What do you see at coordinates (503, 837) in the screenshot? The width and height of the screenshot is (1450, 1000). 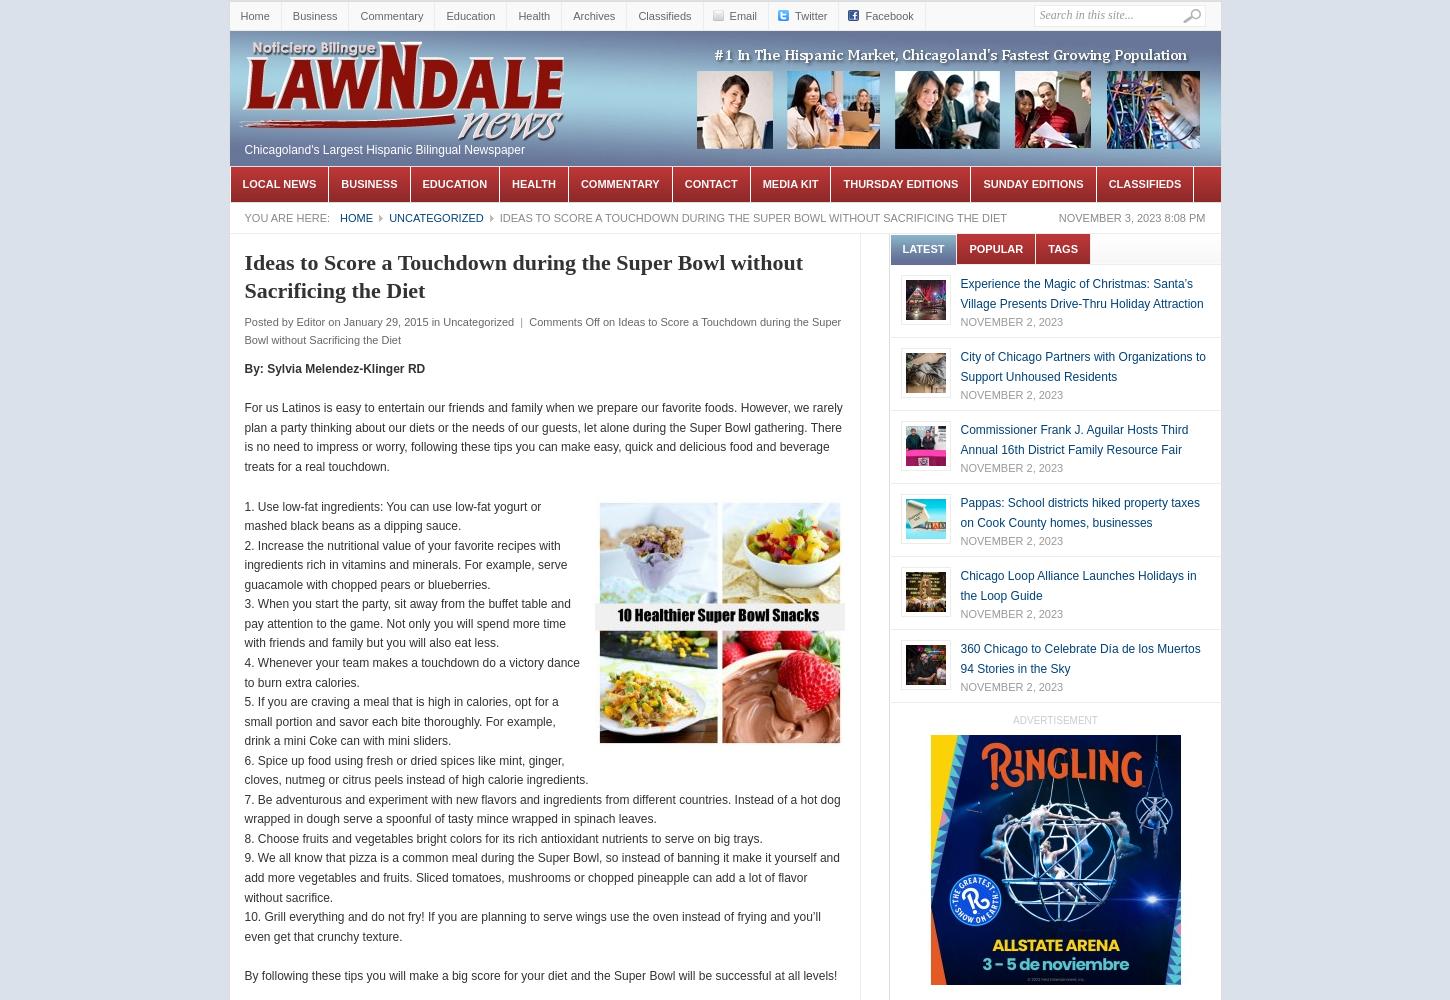 I see `'8.	Choose fruits and vegetables bright colors for its rich antioxidant nutrients to serve on big trays.'` at bounding box center [503, 837].